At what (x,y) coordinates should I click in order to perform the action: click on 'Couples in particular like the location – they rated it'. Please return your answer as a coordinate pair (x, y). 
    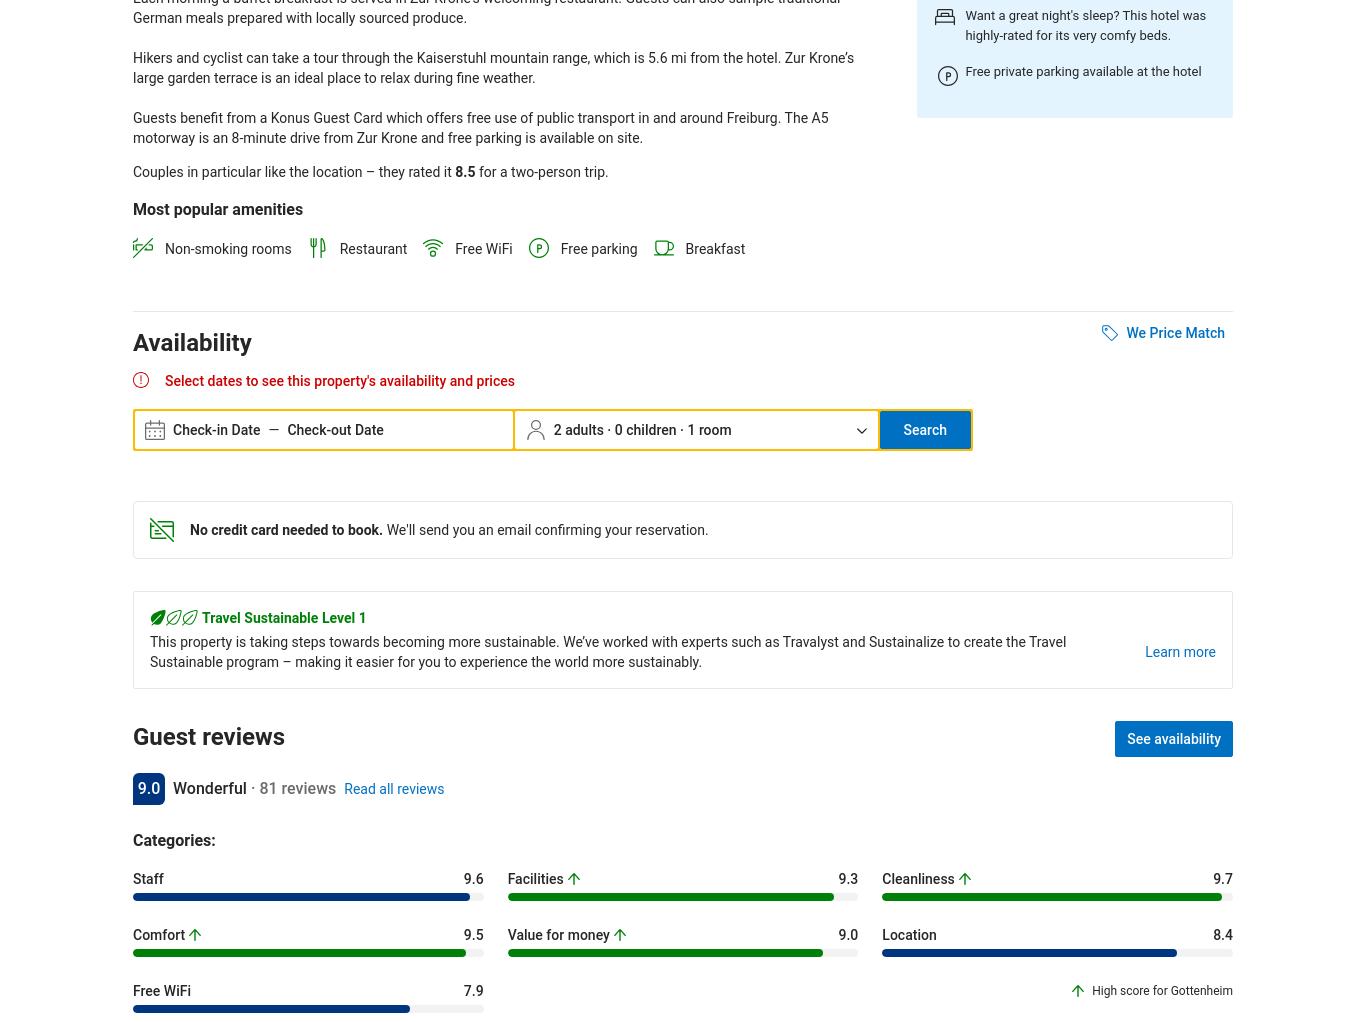
    Looking at the image, I should click on (293, 169).